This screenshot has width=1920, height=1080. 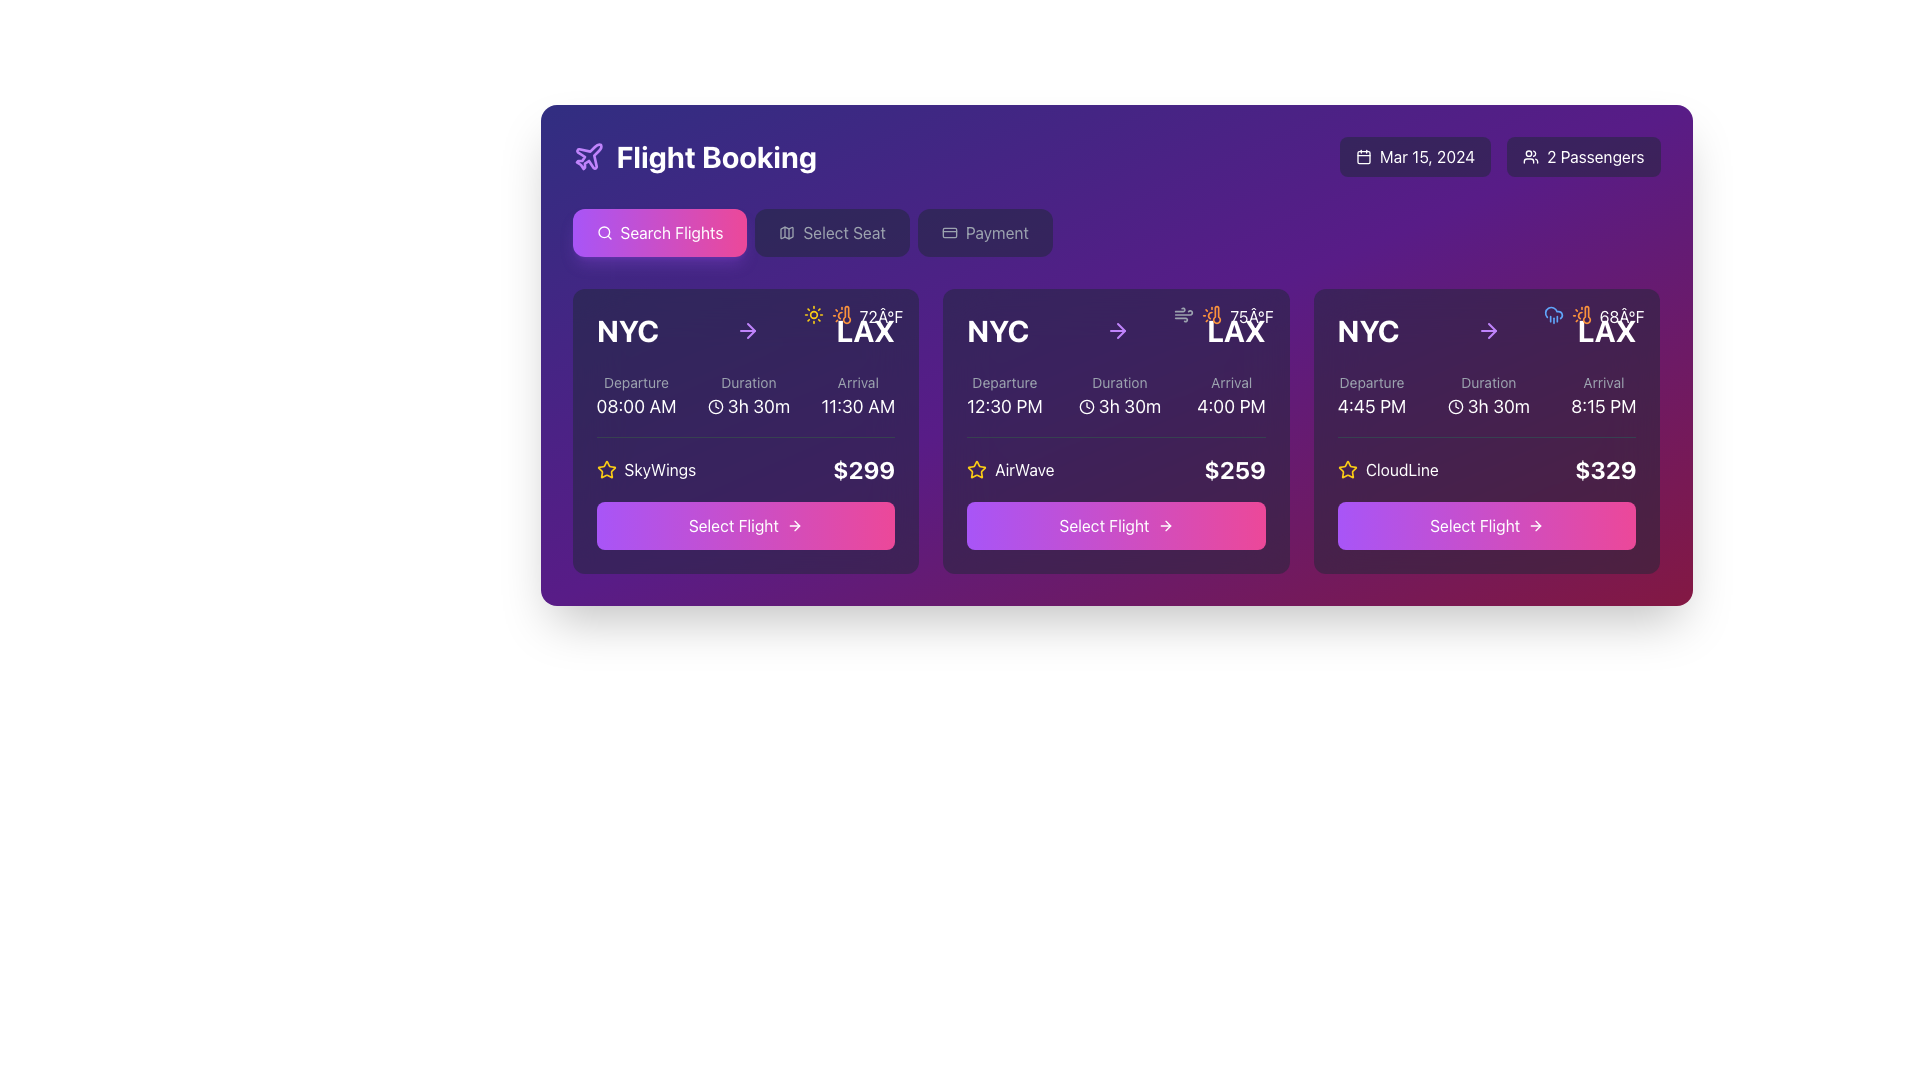 I want to click on the yellow star-shaped icon and text label combination for 'CloudLine', so click(x=1387, y=470).